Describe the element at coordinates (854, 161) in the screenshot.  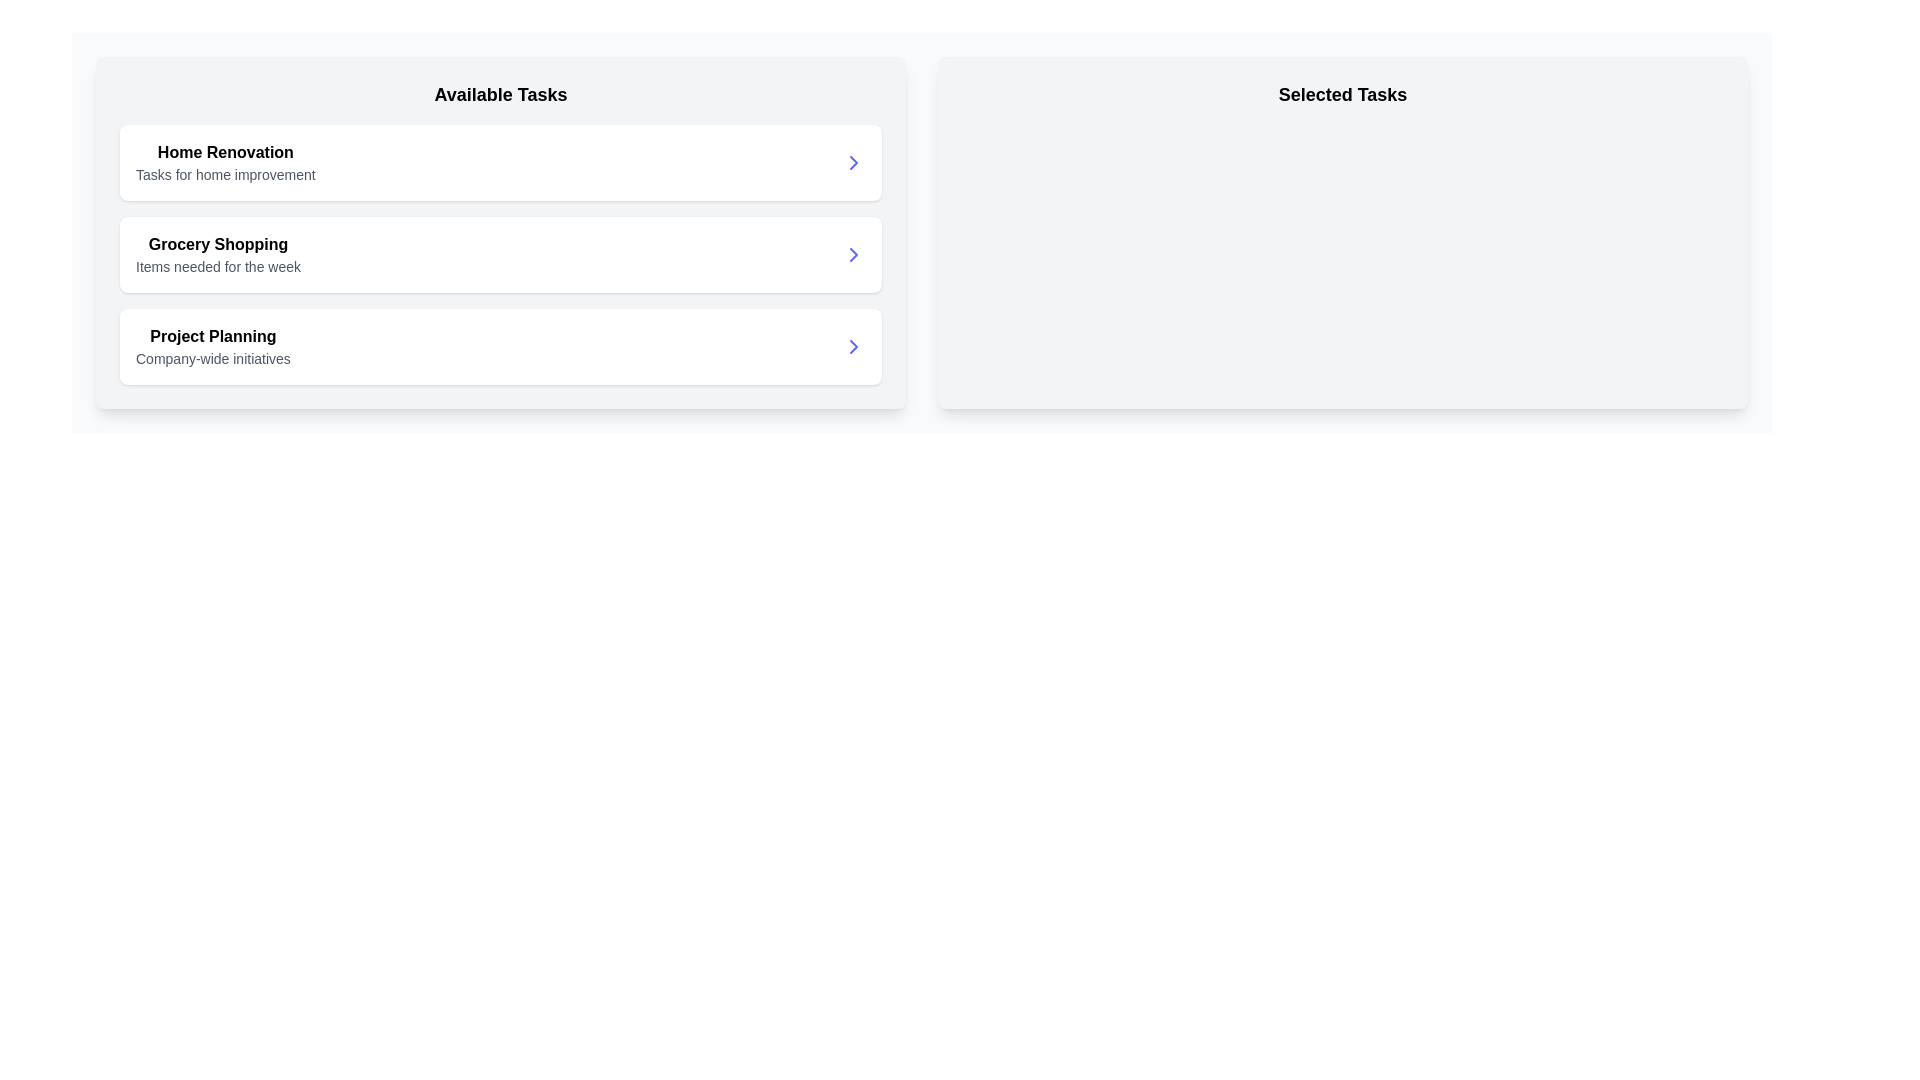
I see `the arrow button corresponding to the item Home Renovation to move it to the right column` at that location.